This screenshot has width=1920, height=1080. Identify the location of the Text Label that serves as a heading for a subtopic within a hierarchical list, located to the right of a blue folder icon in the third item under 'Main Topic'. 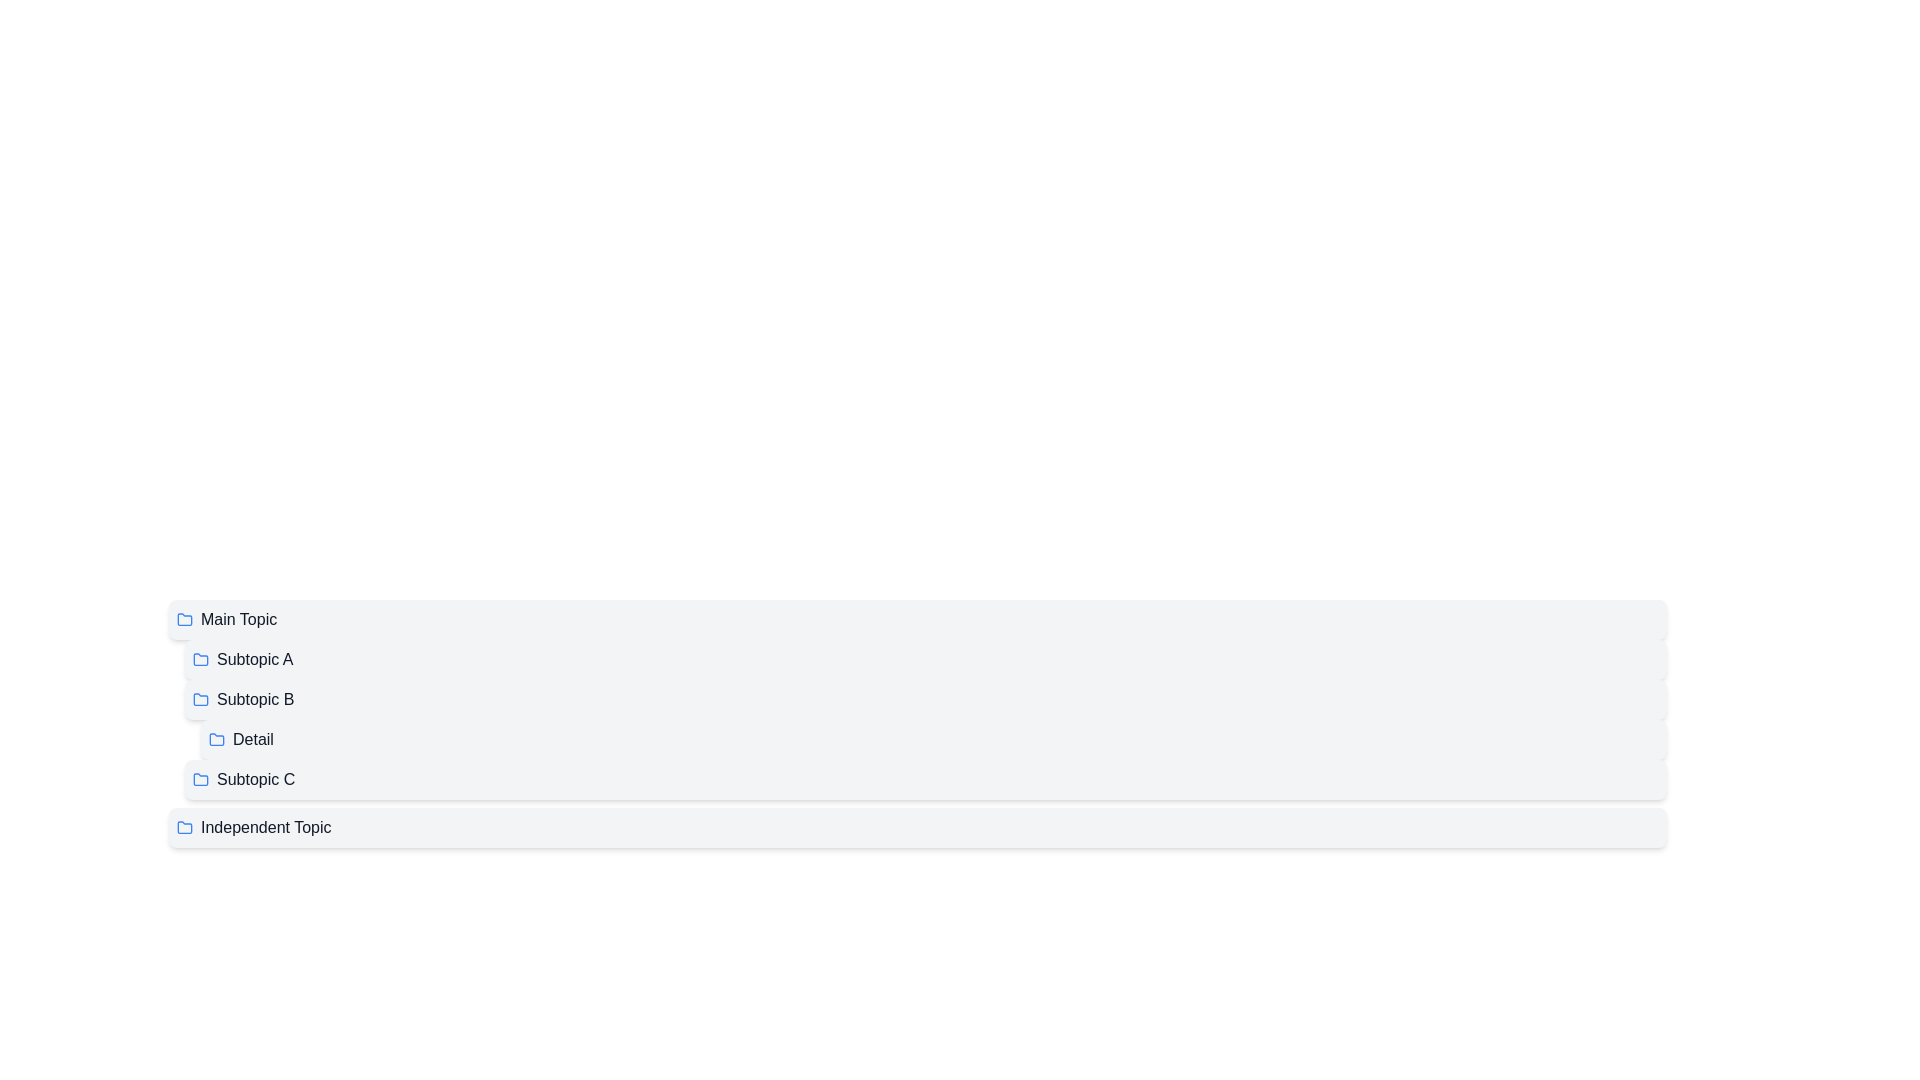
(254, 698).